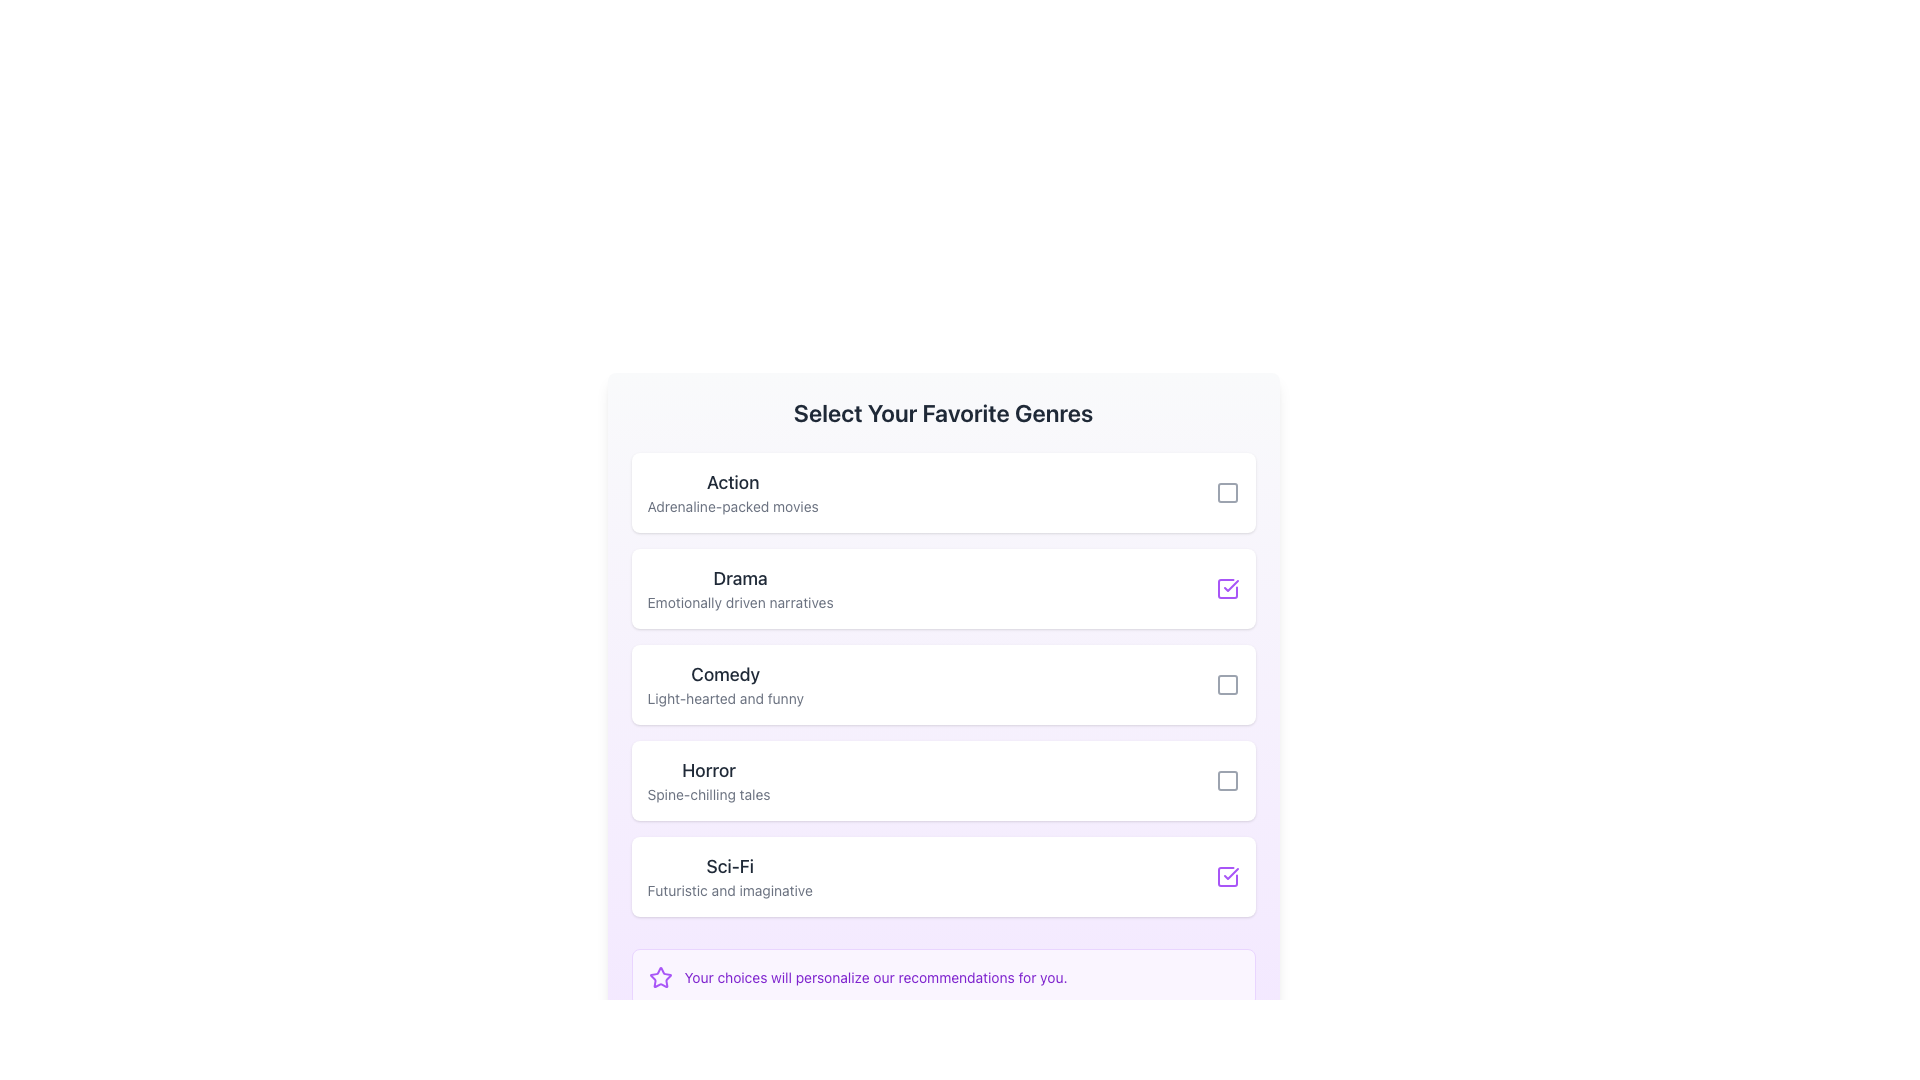 The width and height of the screenshot is (1920, 1080). What do you see at coordinates (739, 588) in the screenshot?
I see `the 'Drama' genre selection option, which is the second item in the vertically arranged list of genres` at bounding box center [739, 588].